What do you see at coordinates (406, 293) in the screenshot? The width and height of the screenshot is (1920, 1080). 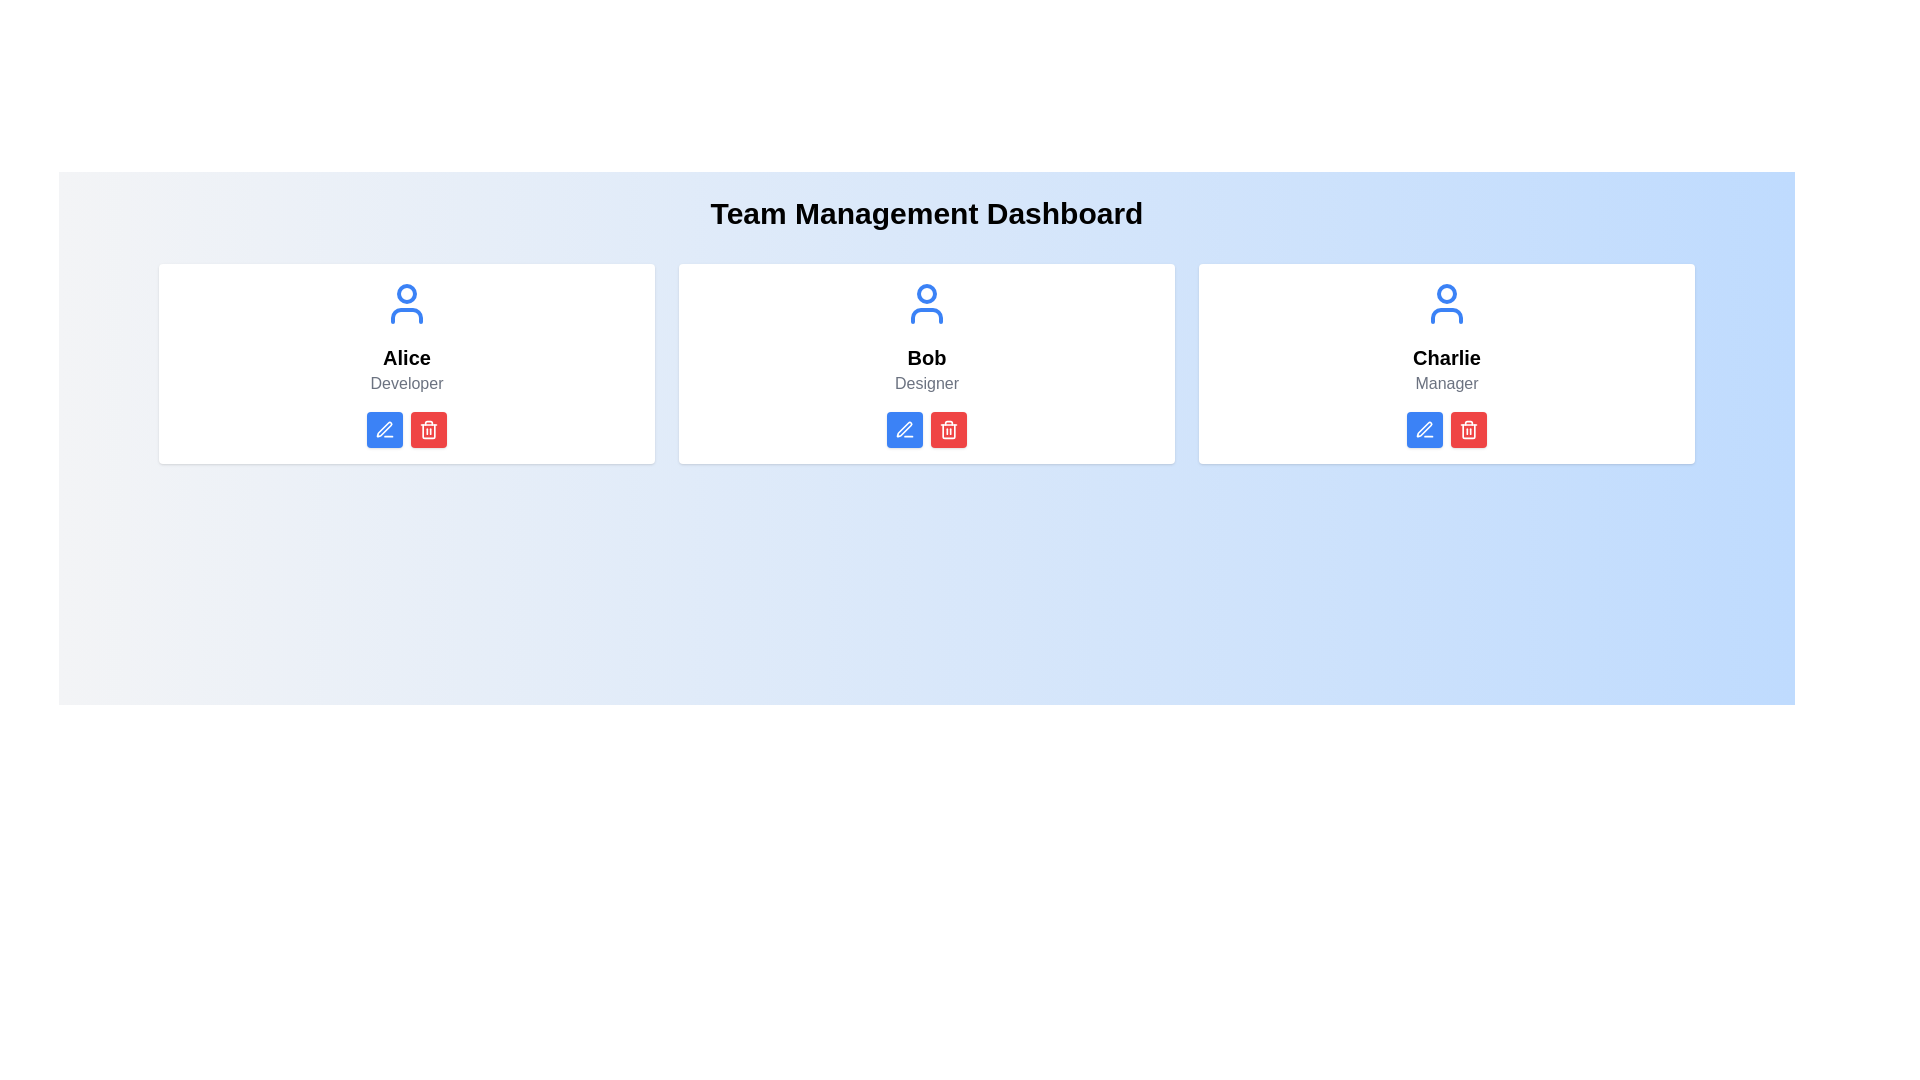 I see `the circular shape representing the head of the user icon for 'Alice' located at the top-center of the leftmost card in the dashboard layout` at bounding box center [406, 293].